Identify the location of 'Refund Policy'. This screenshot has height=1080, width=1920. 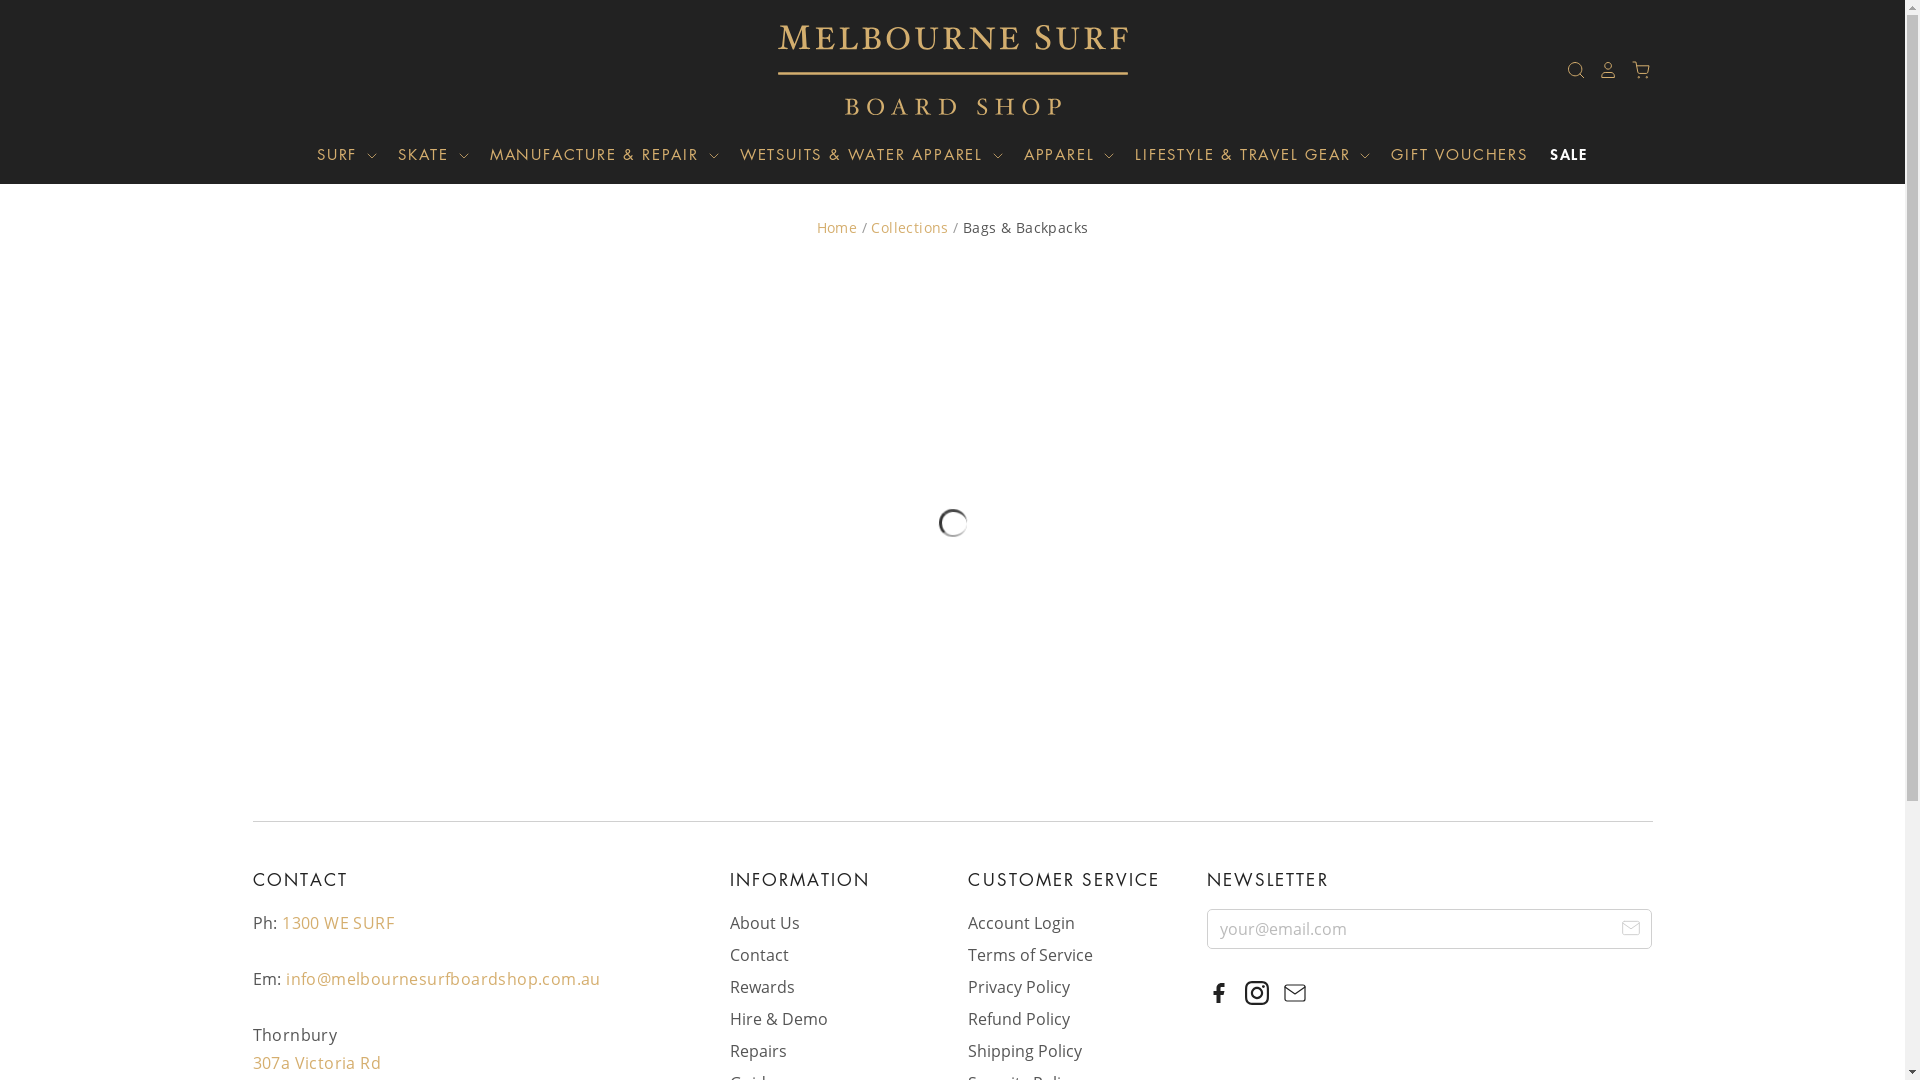
(968, 1018).